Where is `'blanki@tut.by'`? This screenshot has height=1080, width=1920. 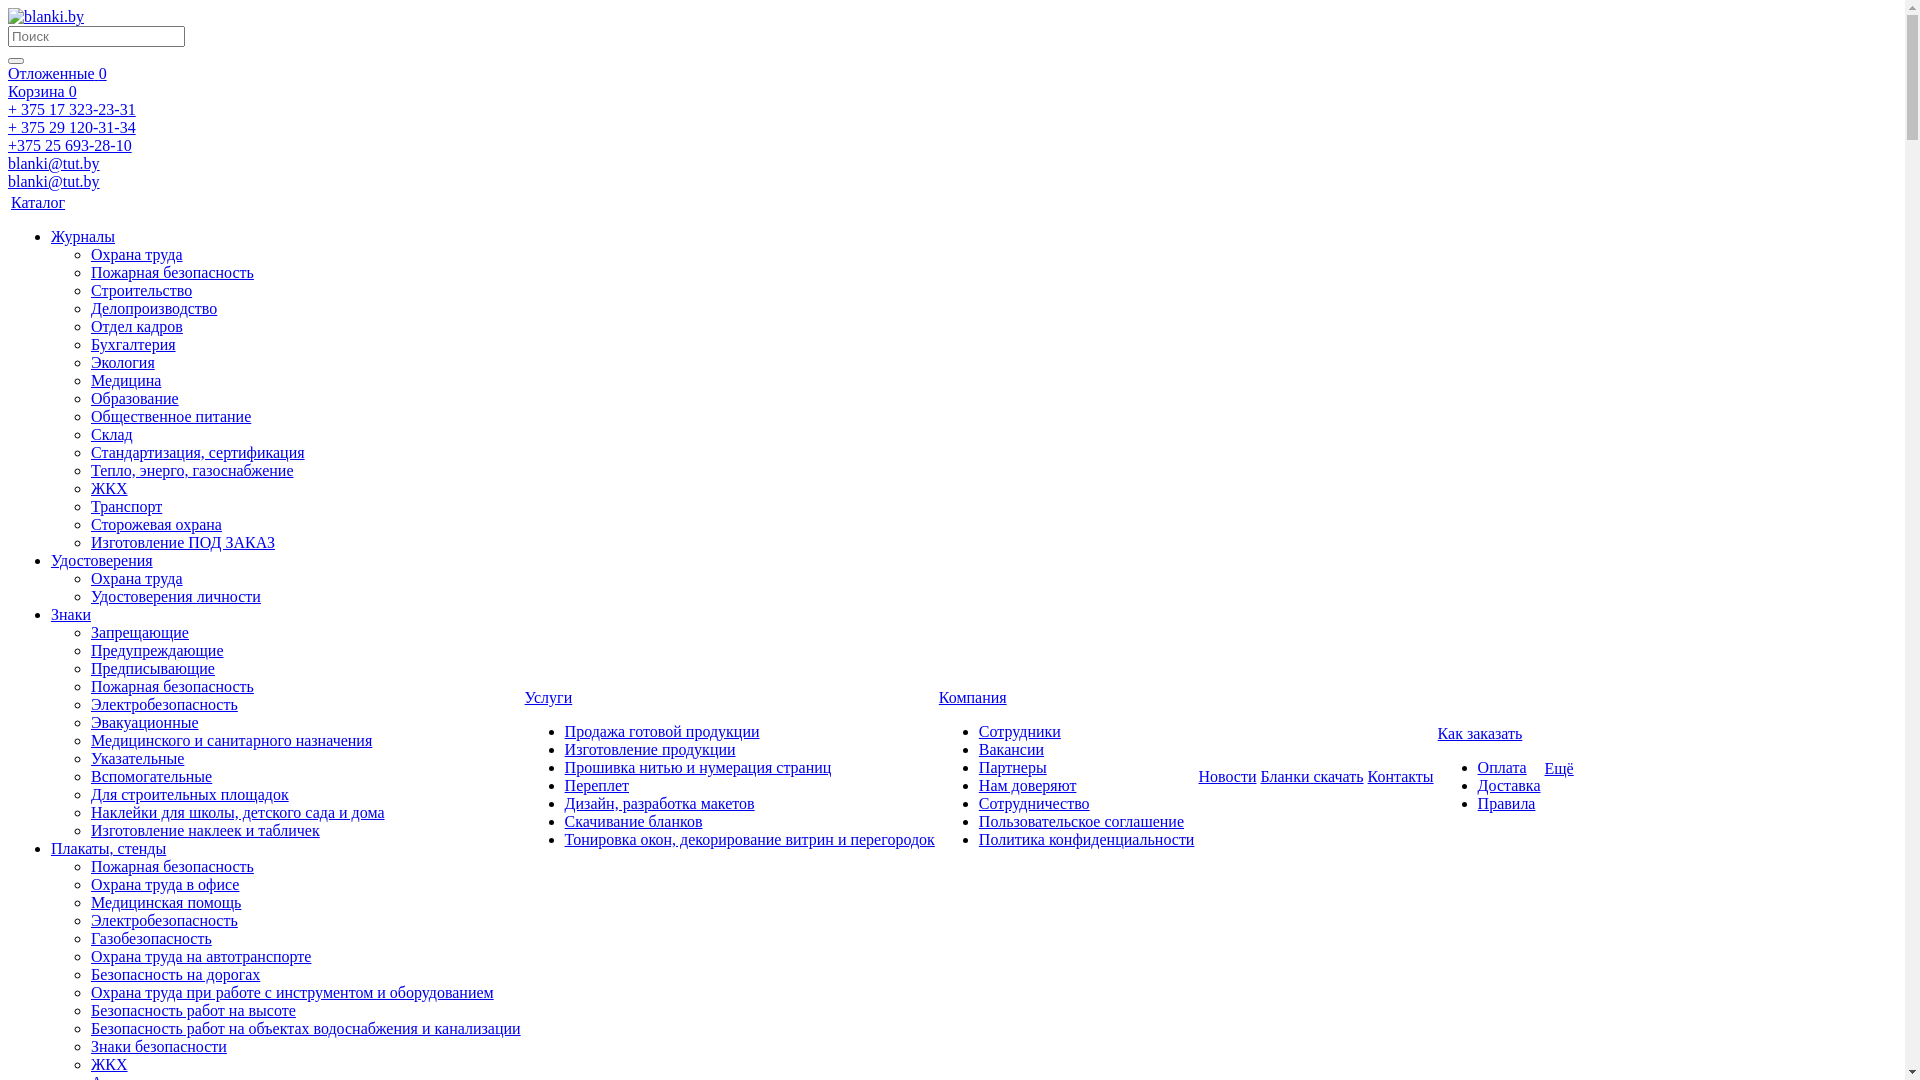
'blanki@tut.by' is located at coordinates (53, 181).